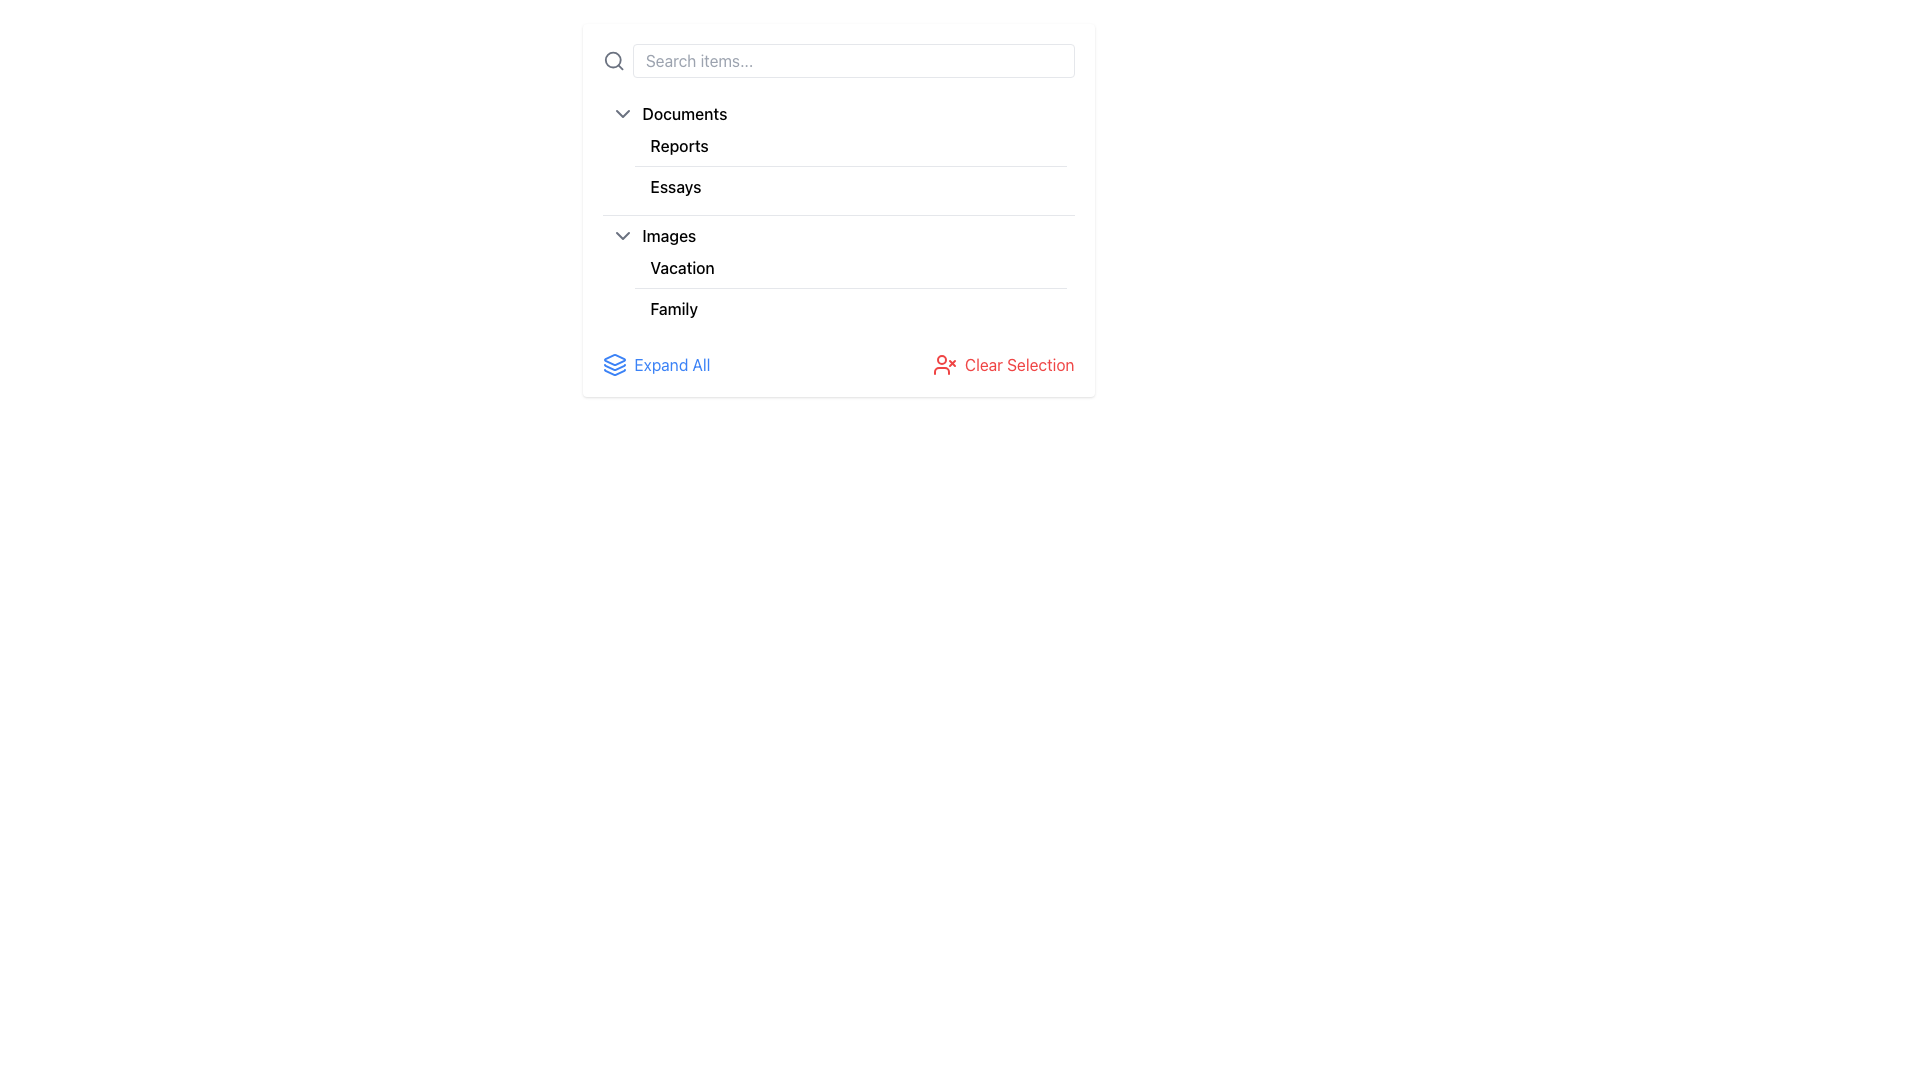 This screenshot has width=1920, height=1080. What do you see at coordinates (850, 288) in the screenshot?
I see `the 'Vacation' and 'Family' List Item Pair element located` at bounding box center [850, 288].